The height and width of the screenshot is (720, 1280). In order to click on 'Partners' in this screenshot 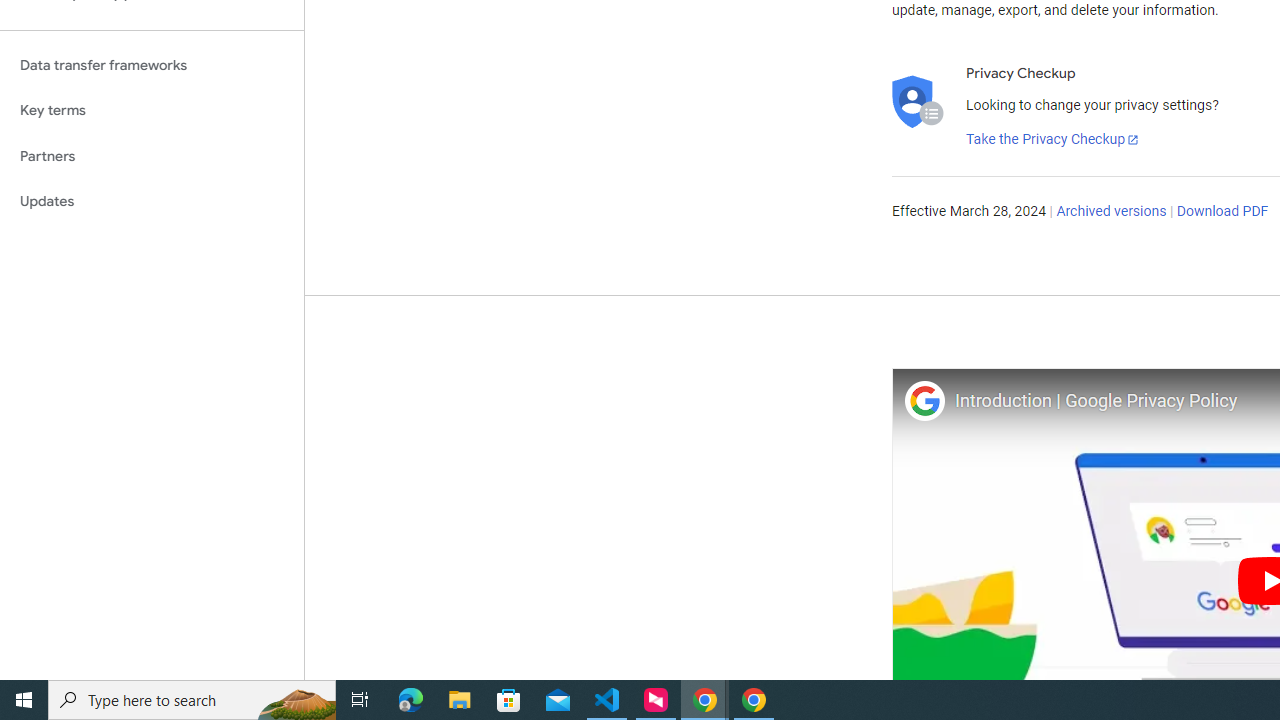, I will do `click(151, 155)`.